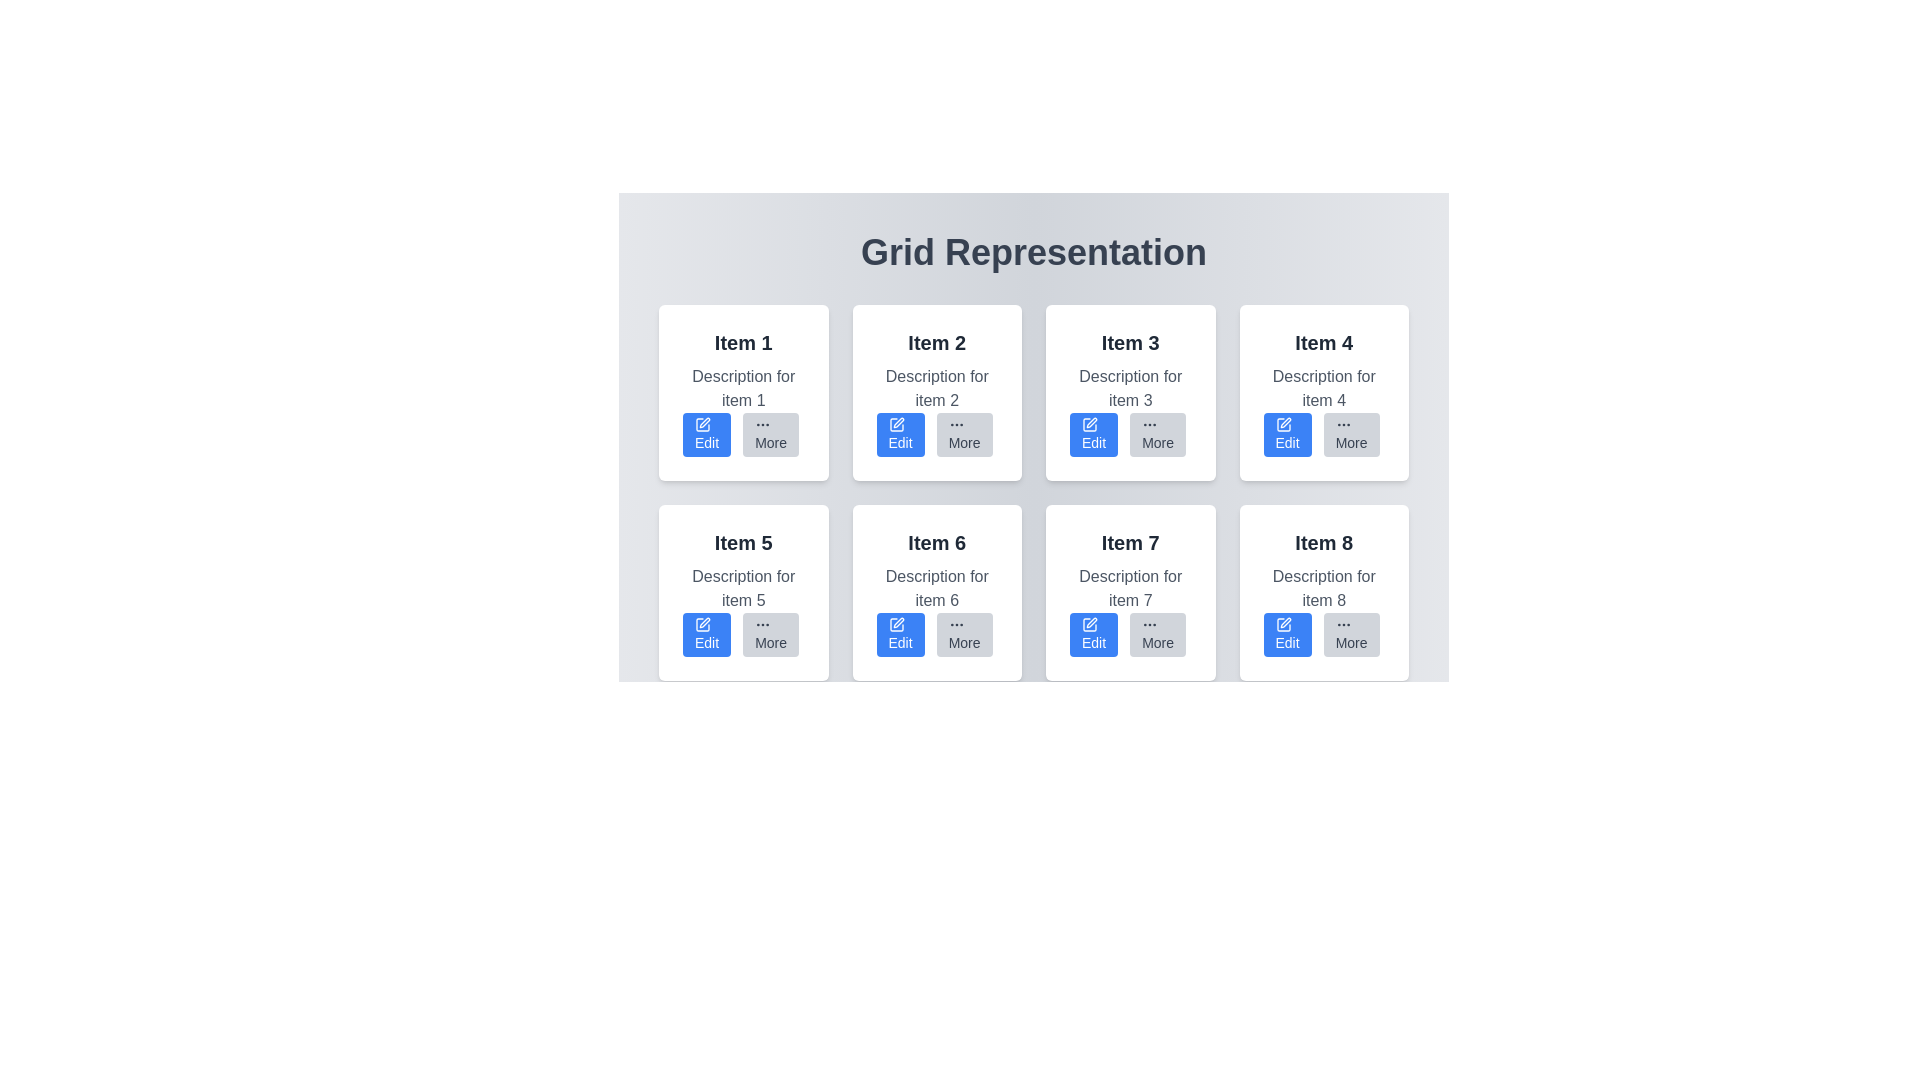 The width and height of the screenshot is (1920, 1080). What do you see at coordinates (742, 342) in the screenshot?
I see `the Text label that serves as the title or heading for the first card in the grid layout, located at the top-left corner of the card` at bounding box center [742, 342].